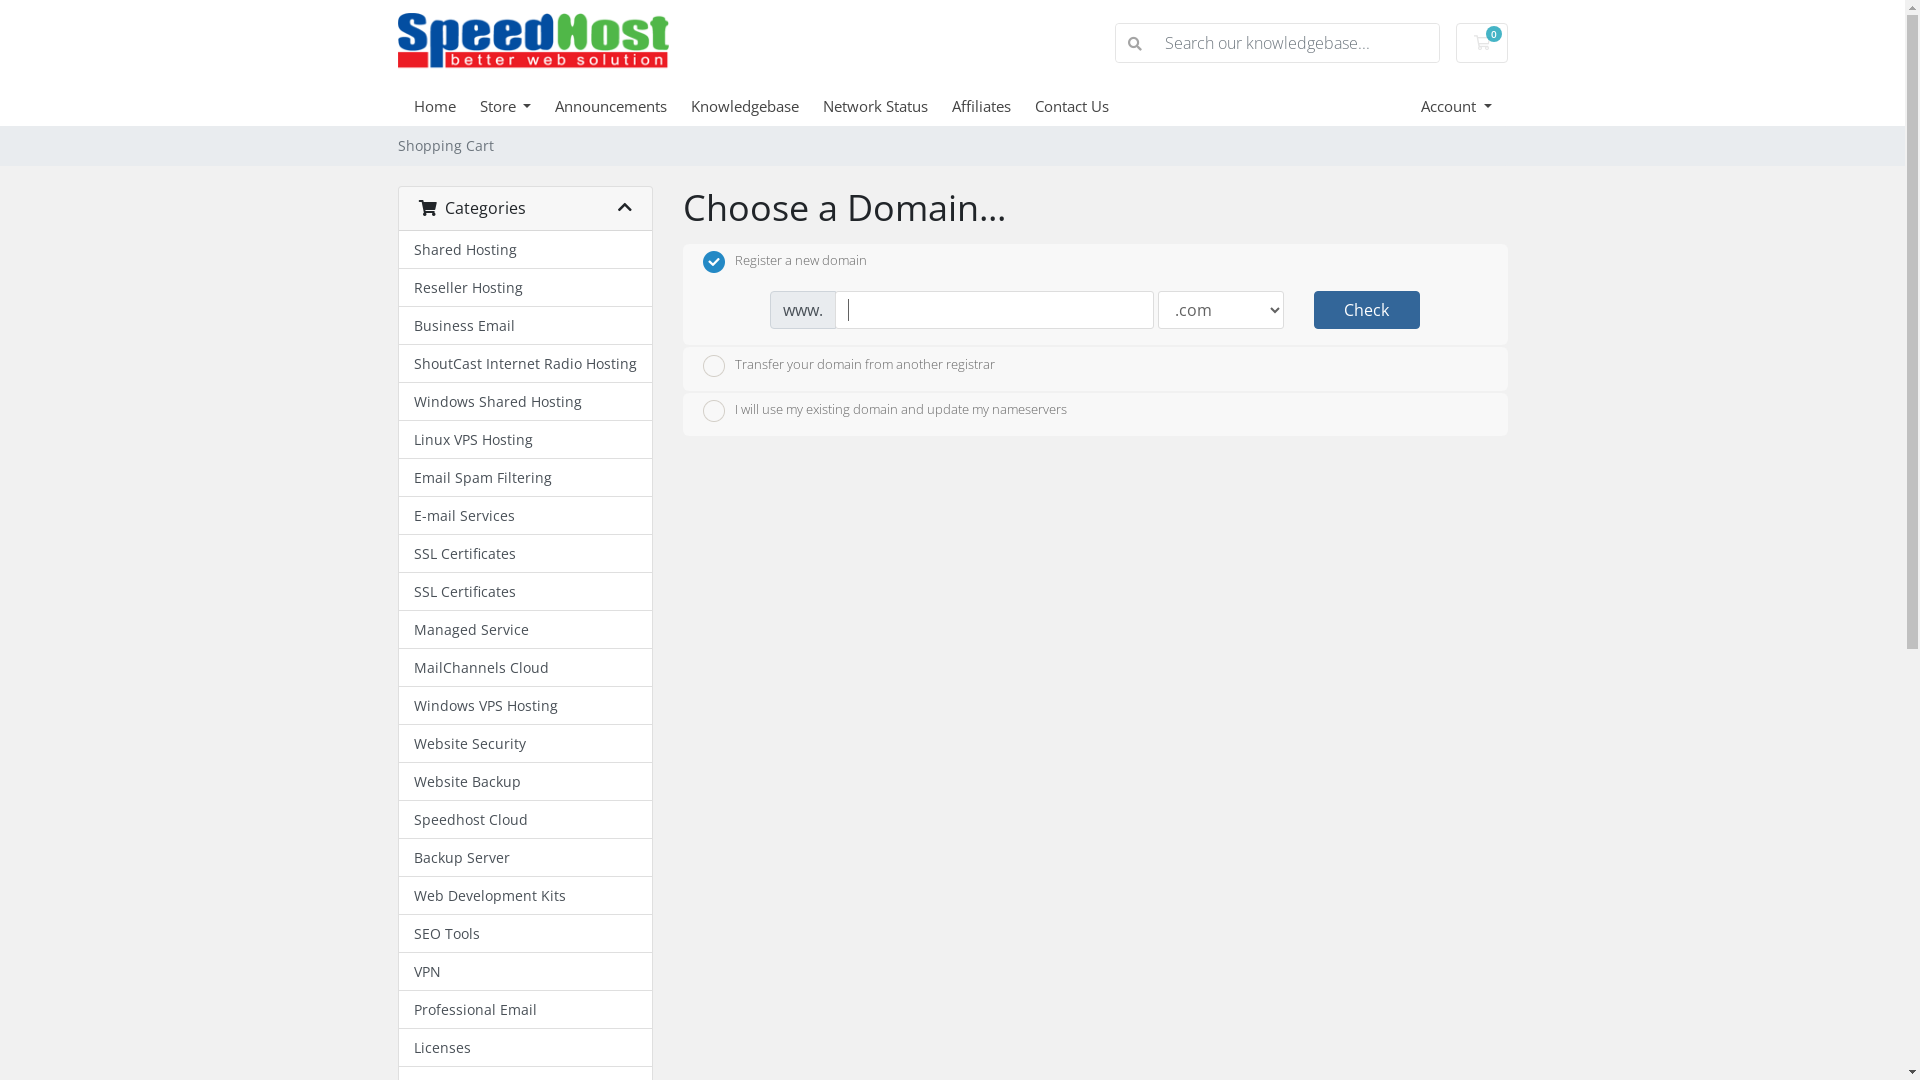 The width and height of the screenshot is (1920, 1080). Describe the element at coordinates (524, 667) in the screenshot. I see `'MailChannels Cloud'` at that location.